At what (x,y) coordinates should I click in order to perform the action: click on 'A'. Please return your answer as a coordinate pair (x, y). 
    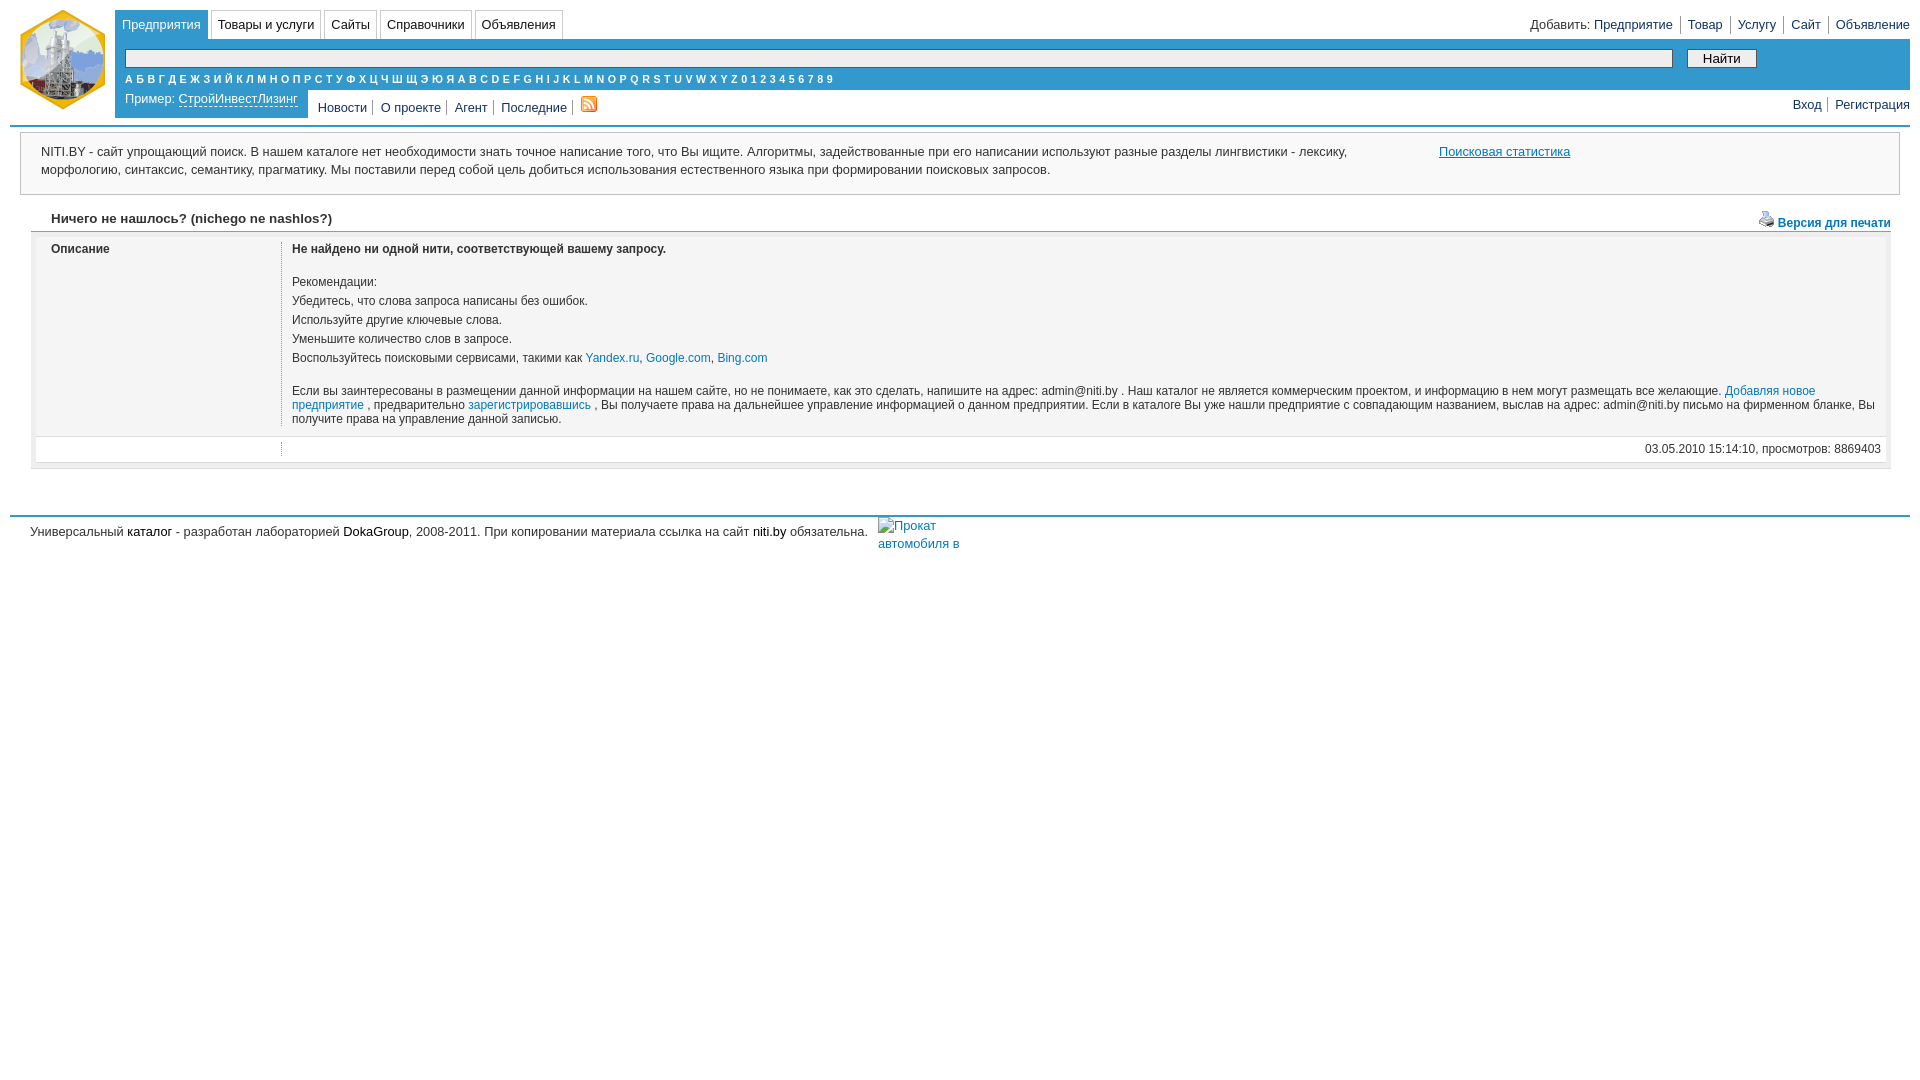
    Looking at the image, I should click on (460, 77).